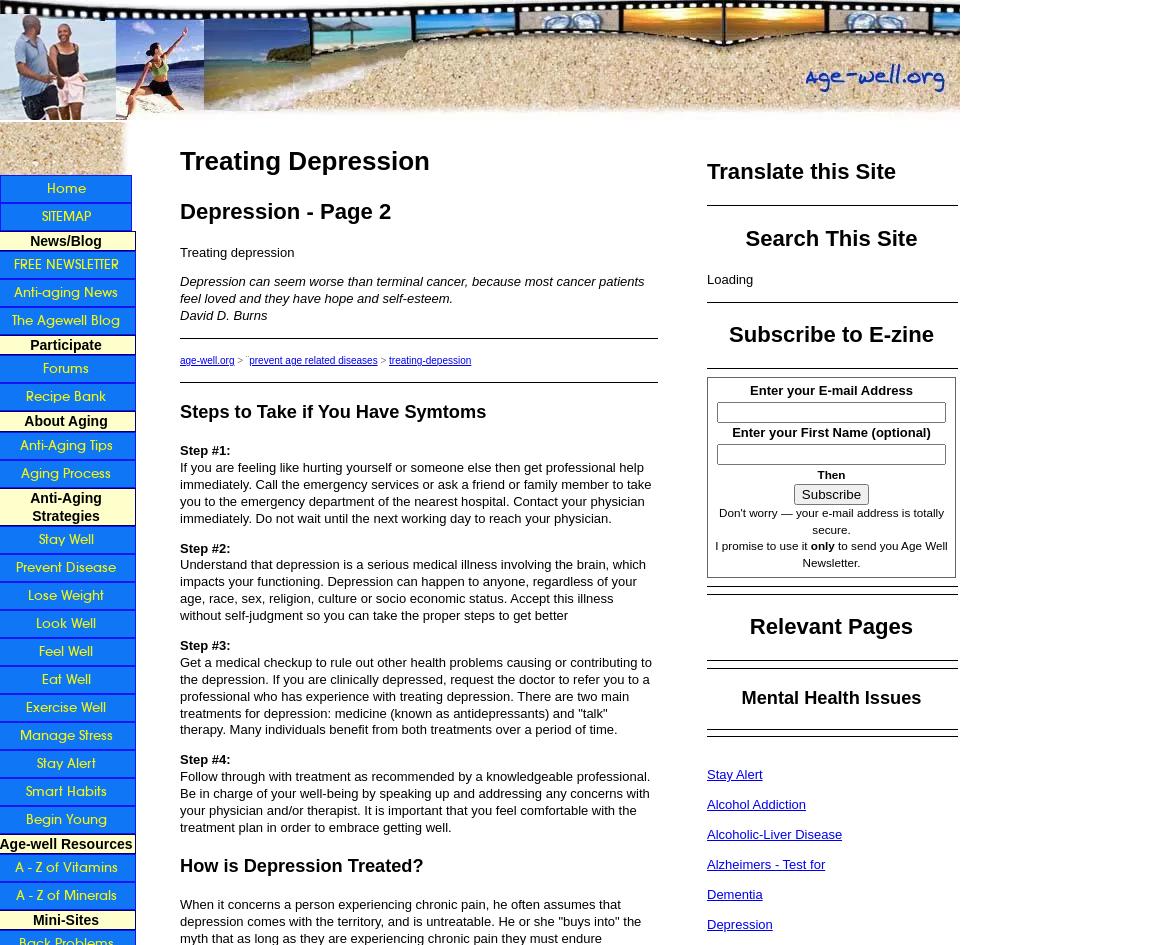 The width and height of the screenshot is (1150, 945). I want to click on 'Step #1:', so click(204, 450).